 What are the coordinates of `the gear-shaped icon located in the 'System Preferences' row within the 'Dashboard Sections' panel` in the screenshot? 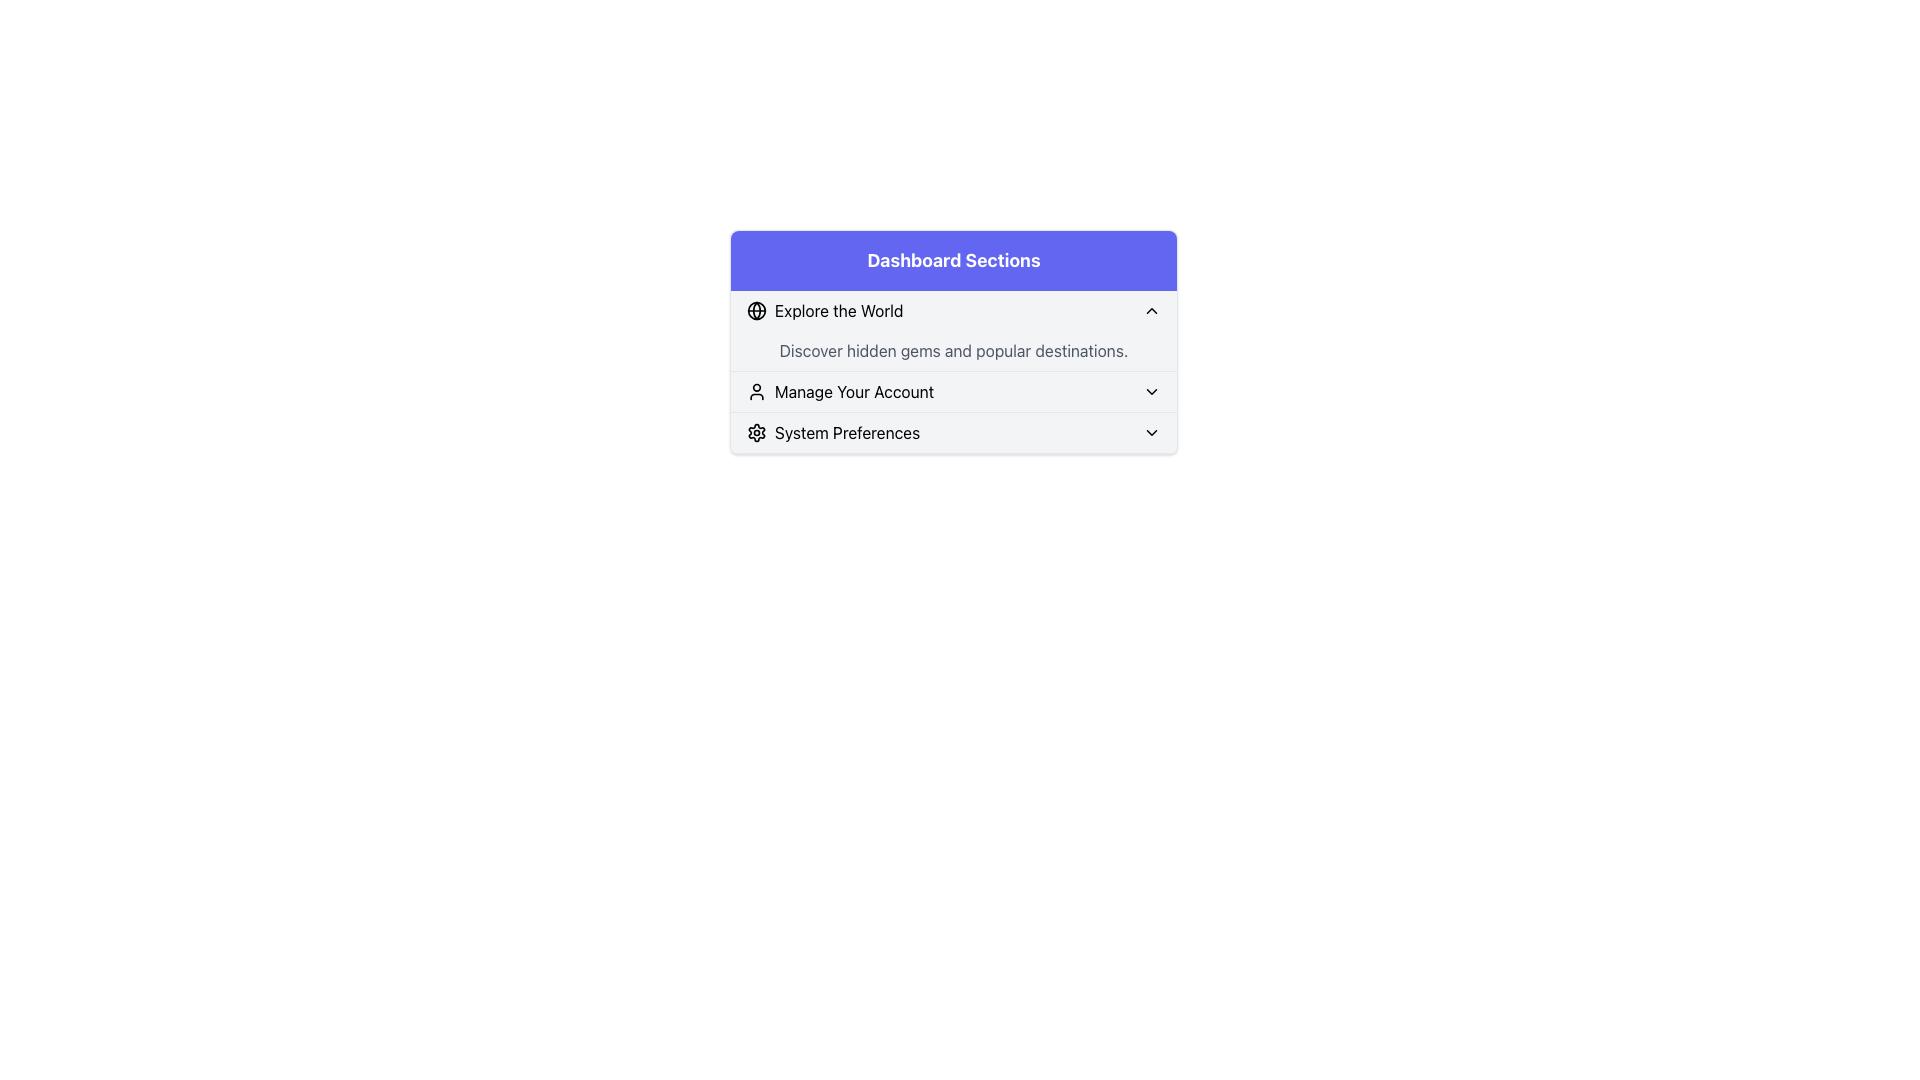 It's located at (756, 431).